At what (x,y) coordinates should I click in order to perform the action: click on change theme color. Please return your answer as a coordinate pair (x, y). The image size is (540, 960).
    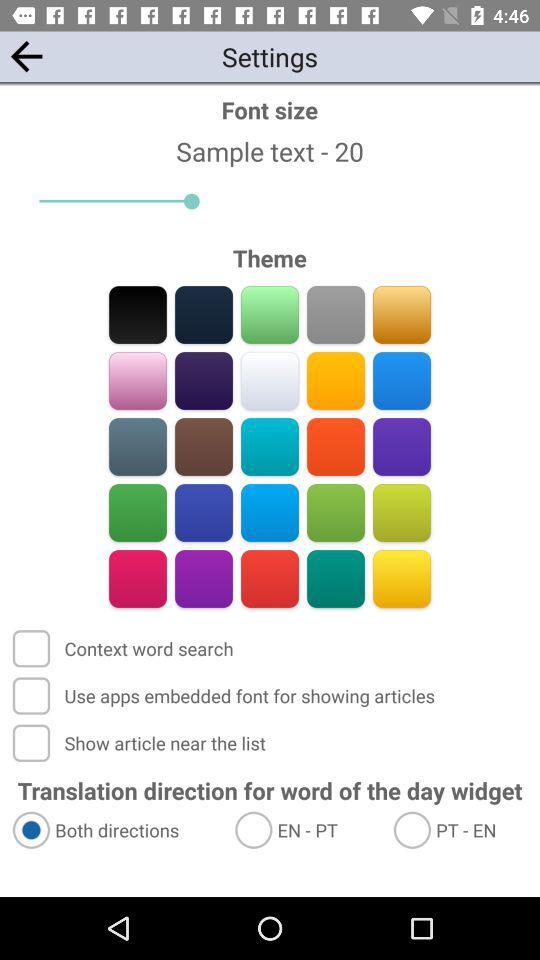
    Looking at the image, I should click on (137, 512).